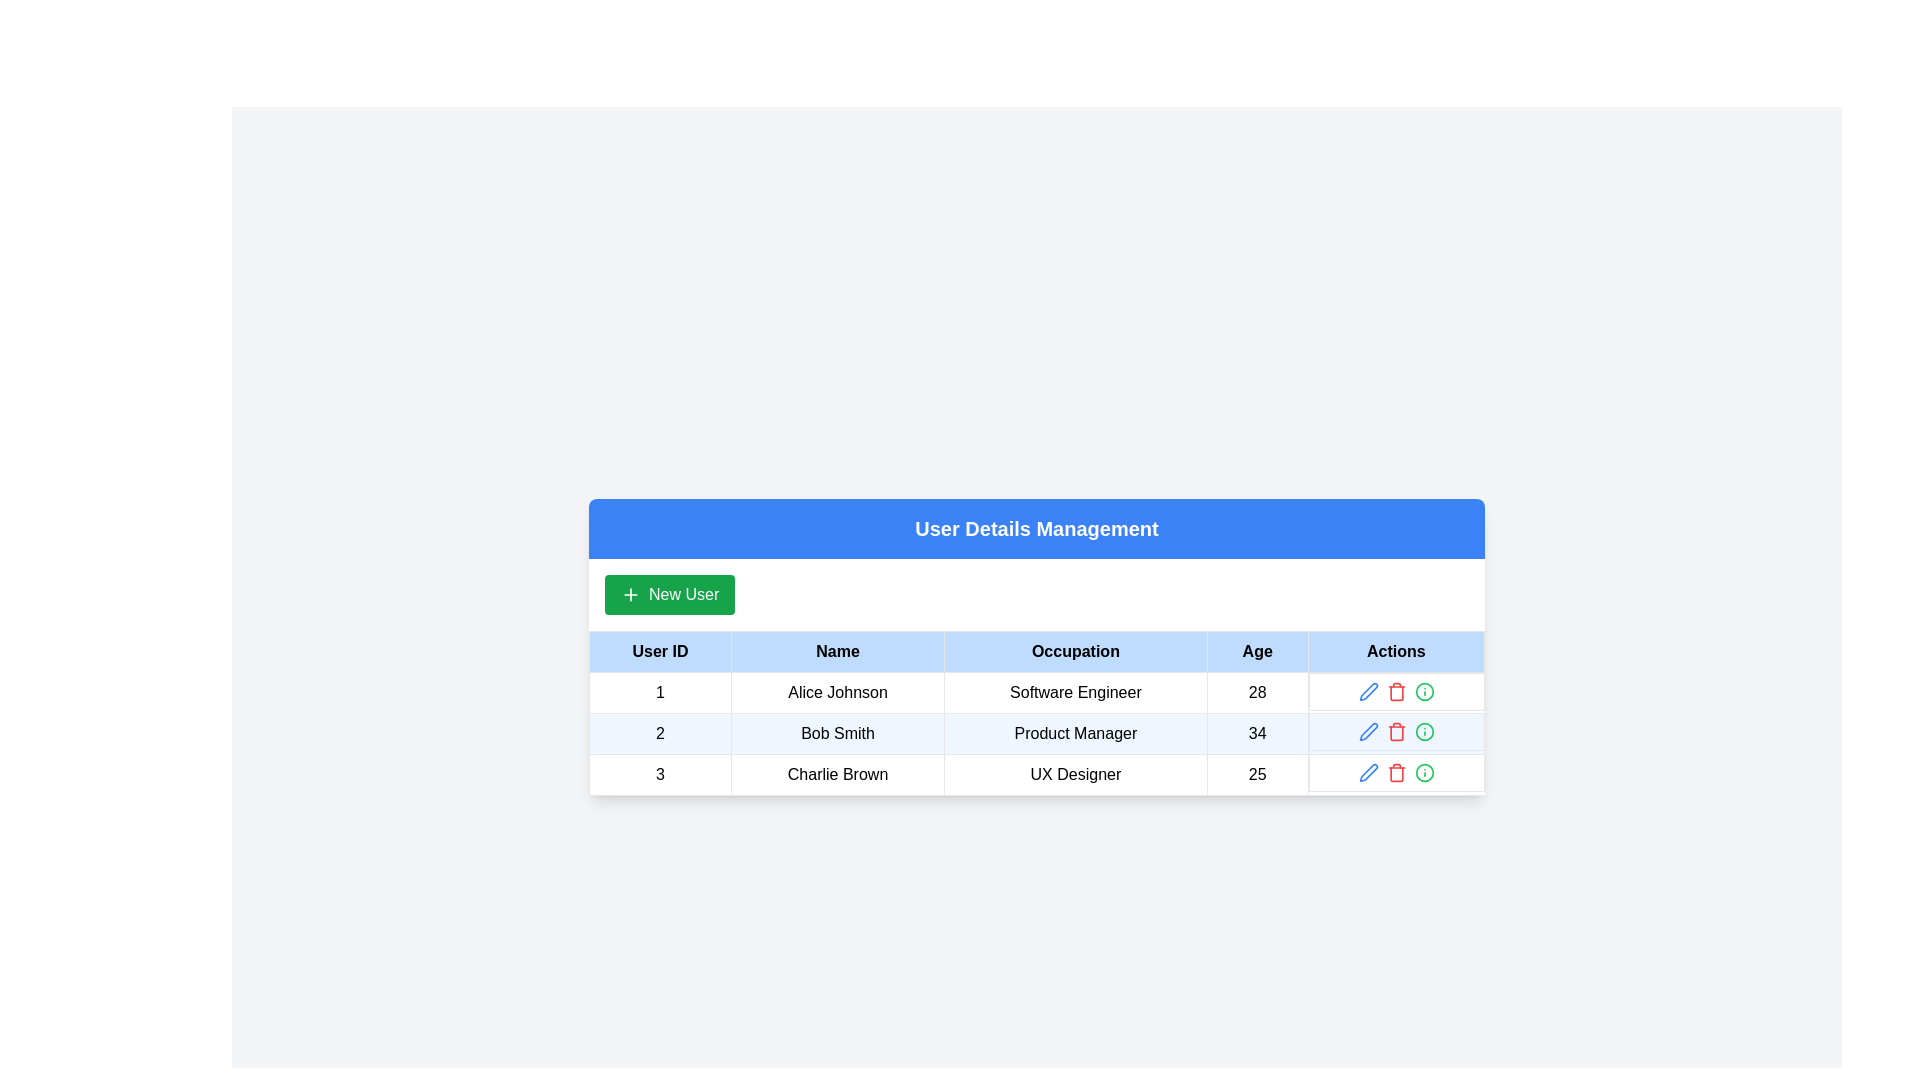 The image size is (1920, 1080). I want to click on the text content of the 'Software Engineer' label located in the 'Occupation' column of the table for user 'Alice Johnson', so click(1074, 691).